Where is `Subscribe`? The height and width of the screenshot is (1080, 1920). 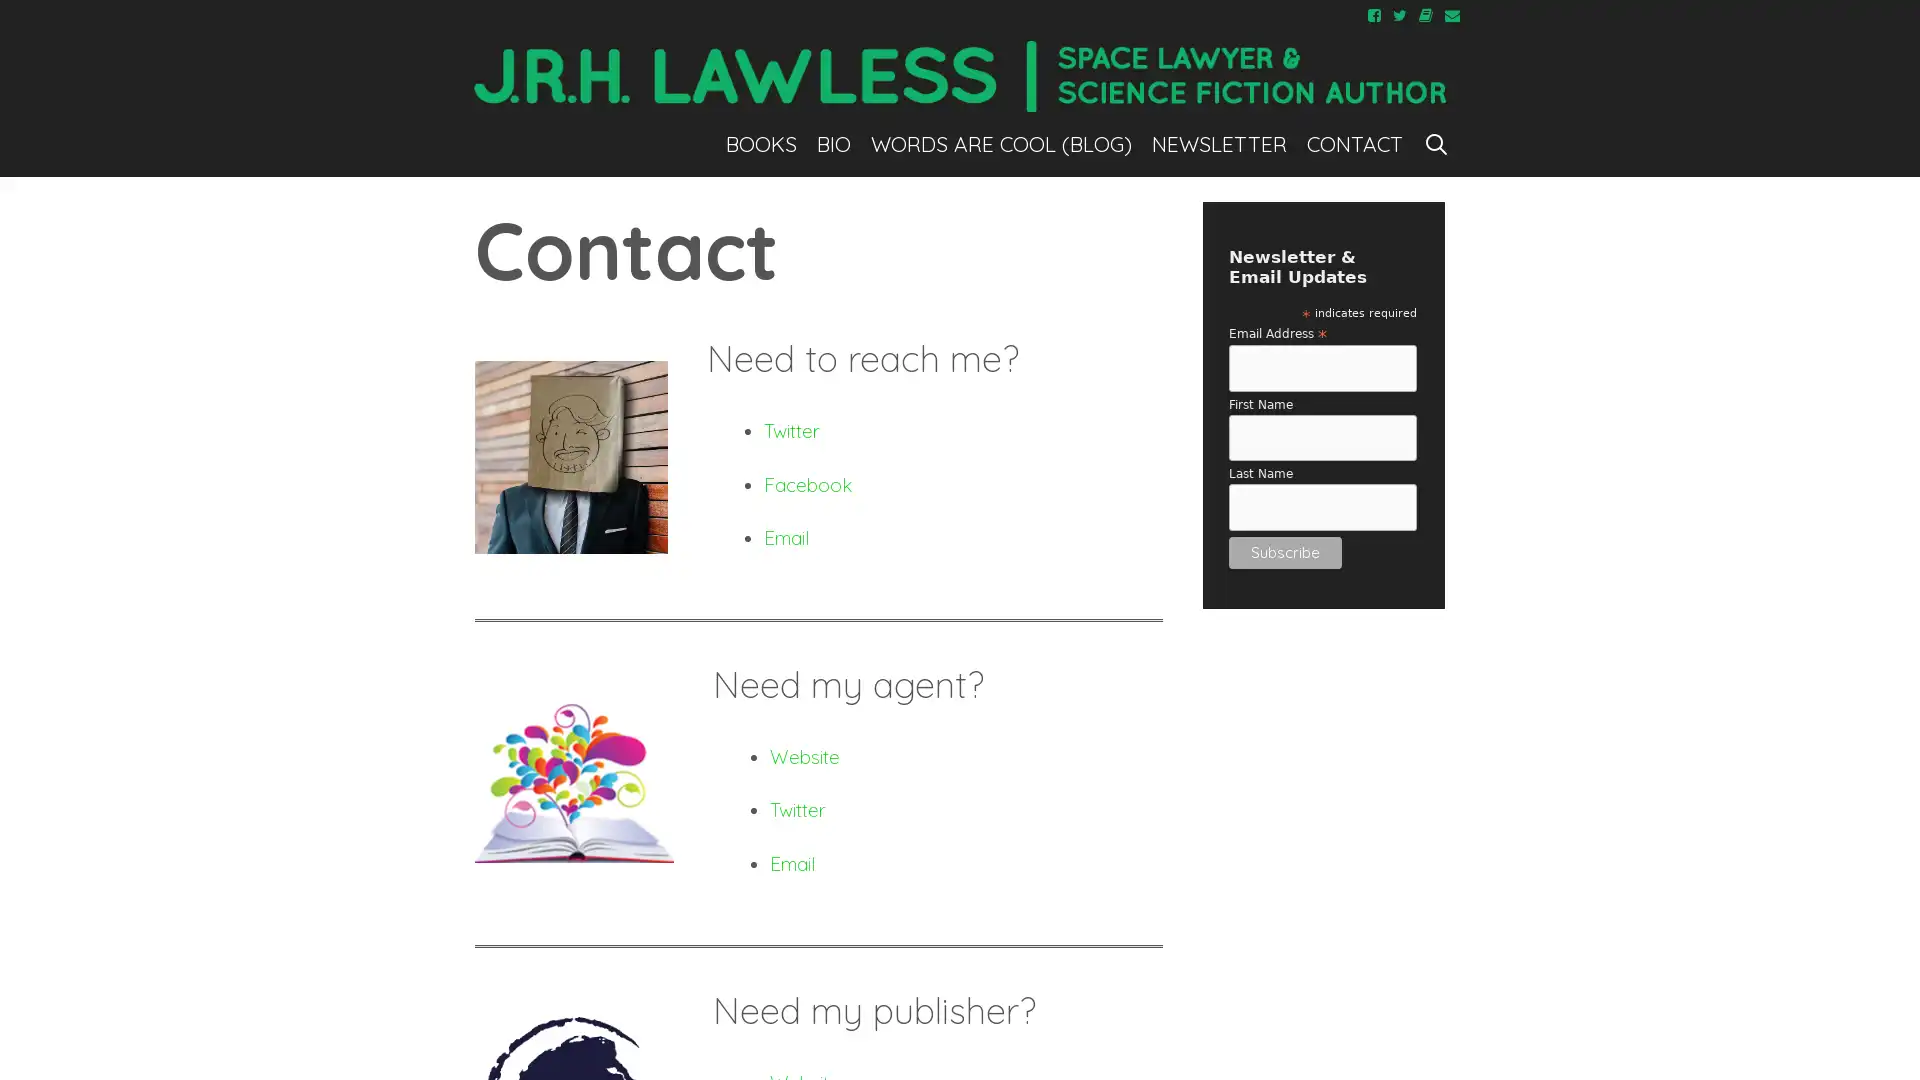
Subscribe is located at coordinates (1284, 551).